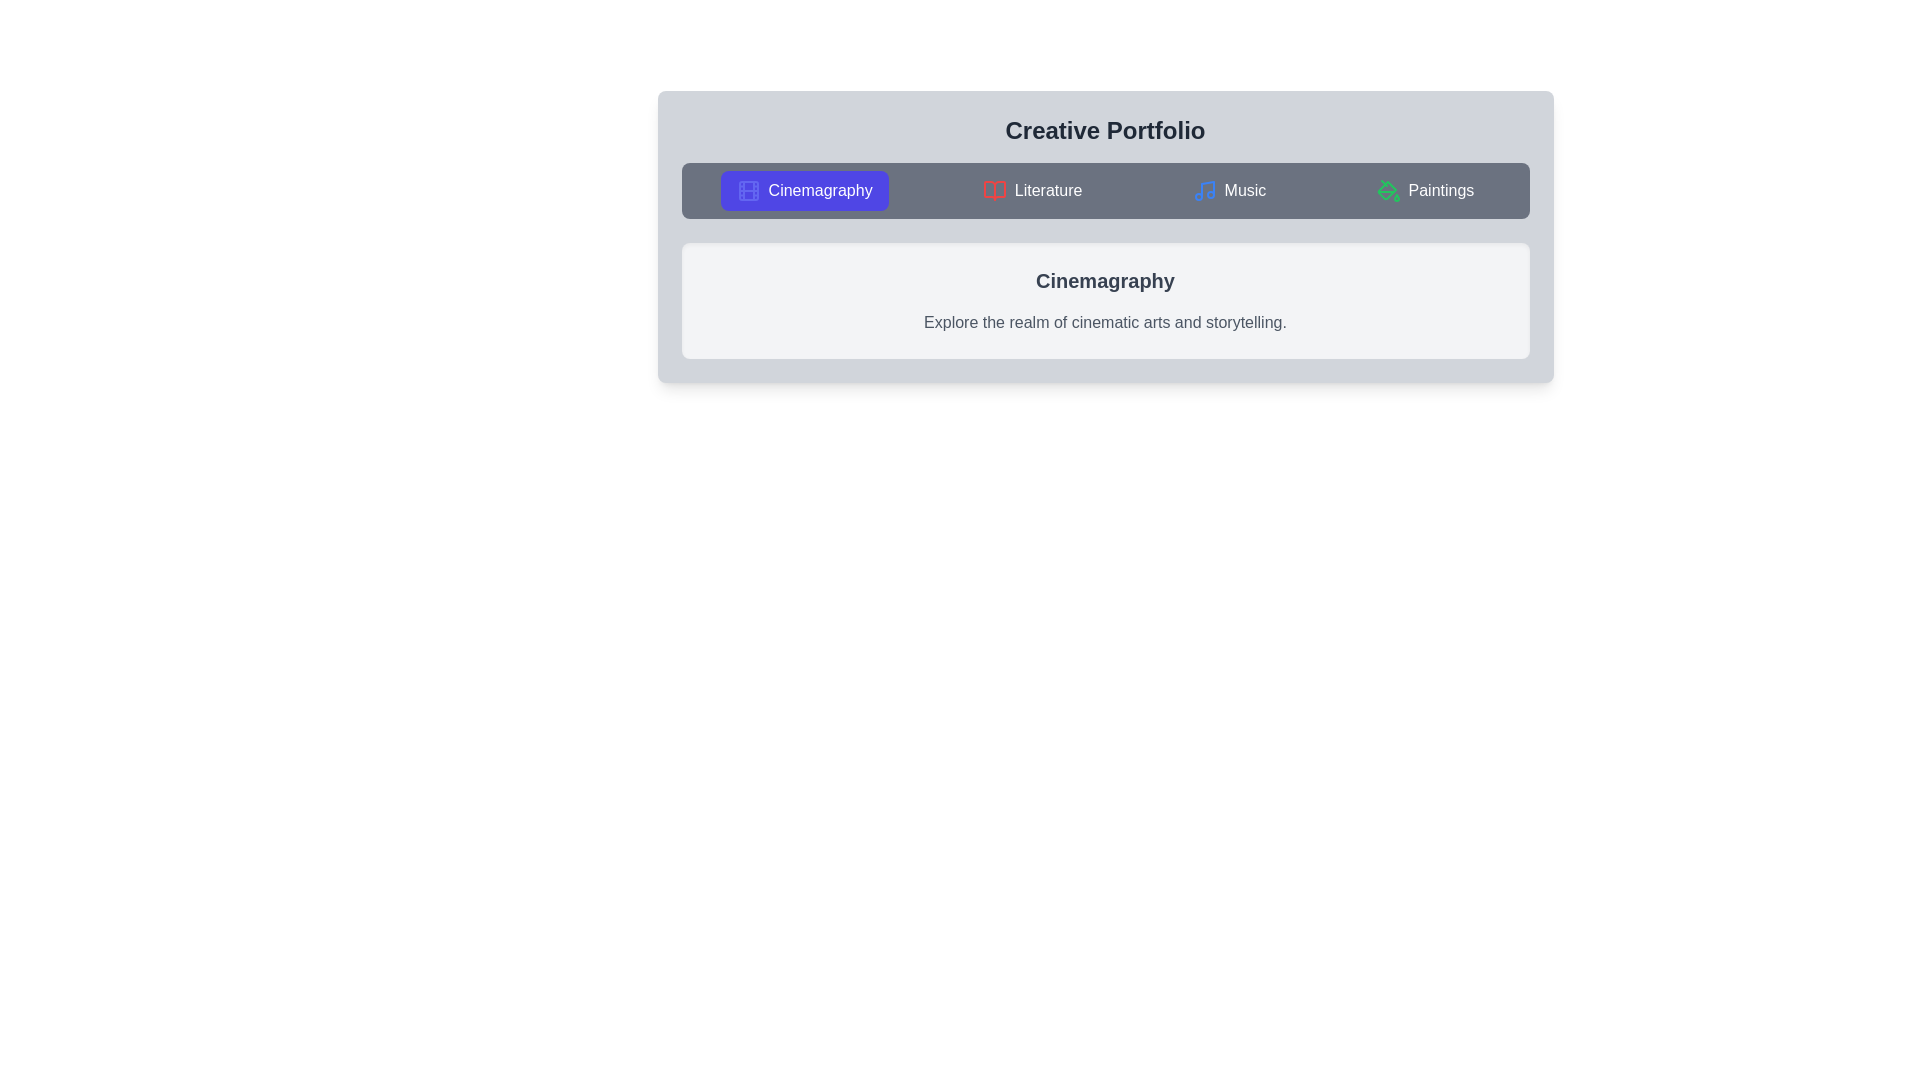 The width and height of the screenshot is (1920, 1080). What do you see at coordinates (804, 191) in the screenshot?
I see `the tab labeled Cinemagraphy` at bounding box center [804, 191].